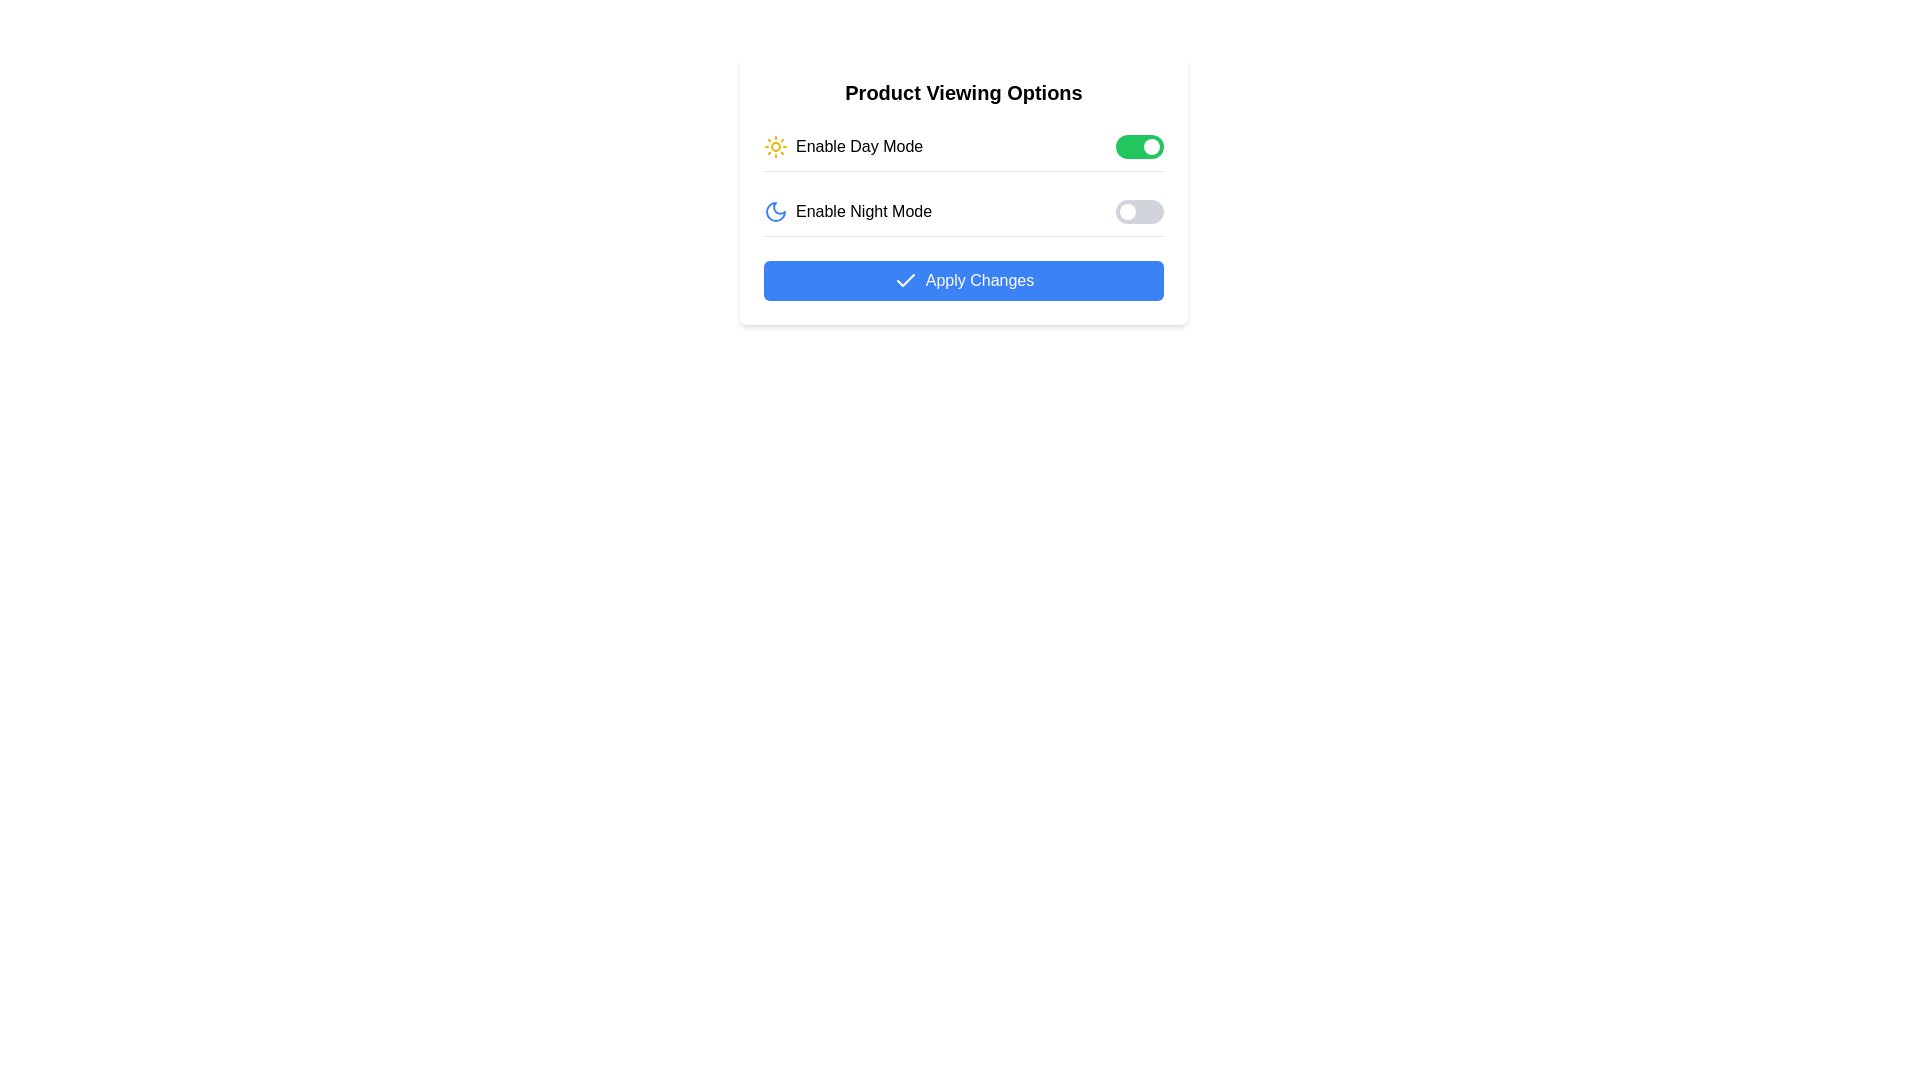 The height and width of the screenshot is (1080, 1920). What do you see at coordinates (1152, 145) in the screenshot?
I see `the movable knob of the toggle switch located` at bounding box center [1152, 145].